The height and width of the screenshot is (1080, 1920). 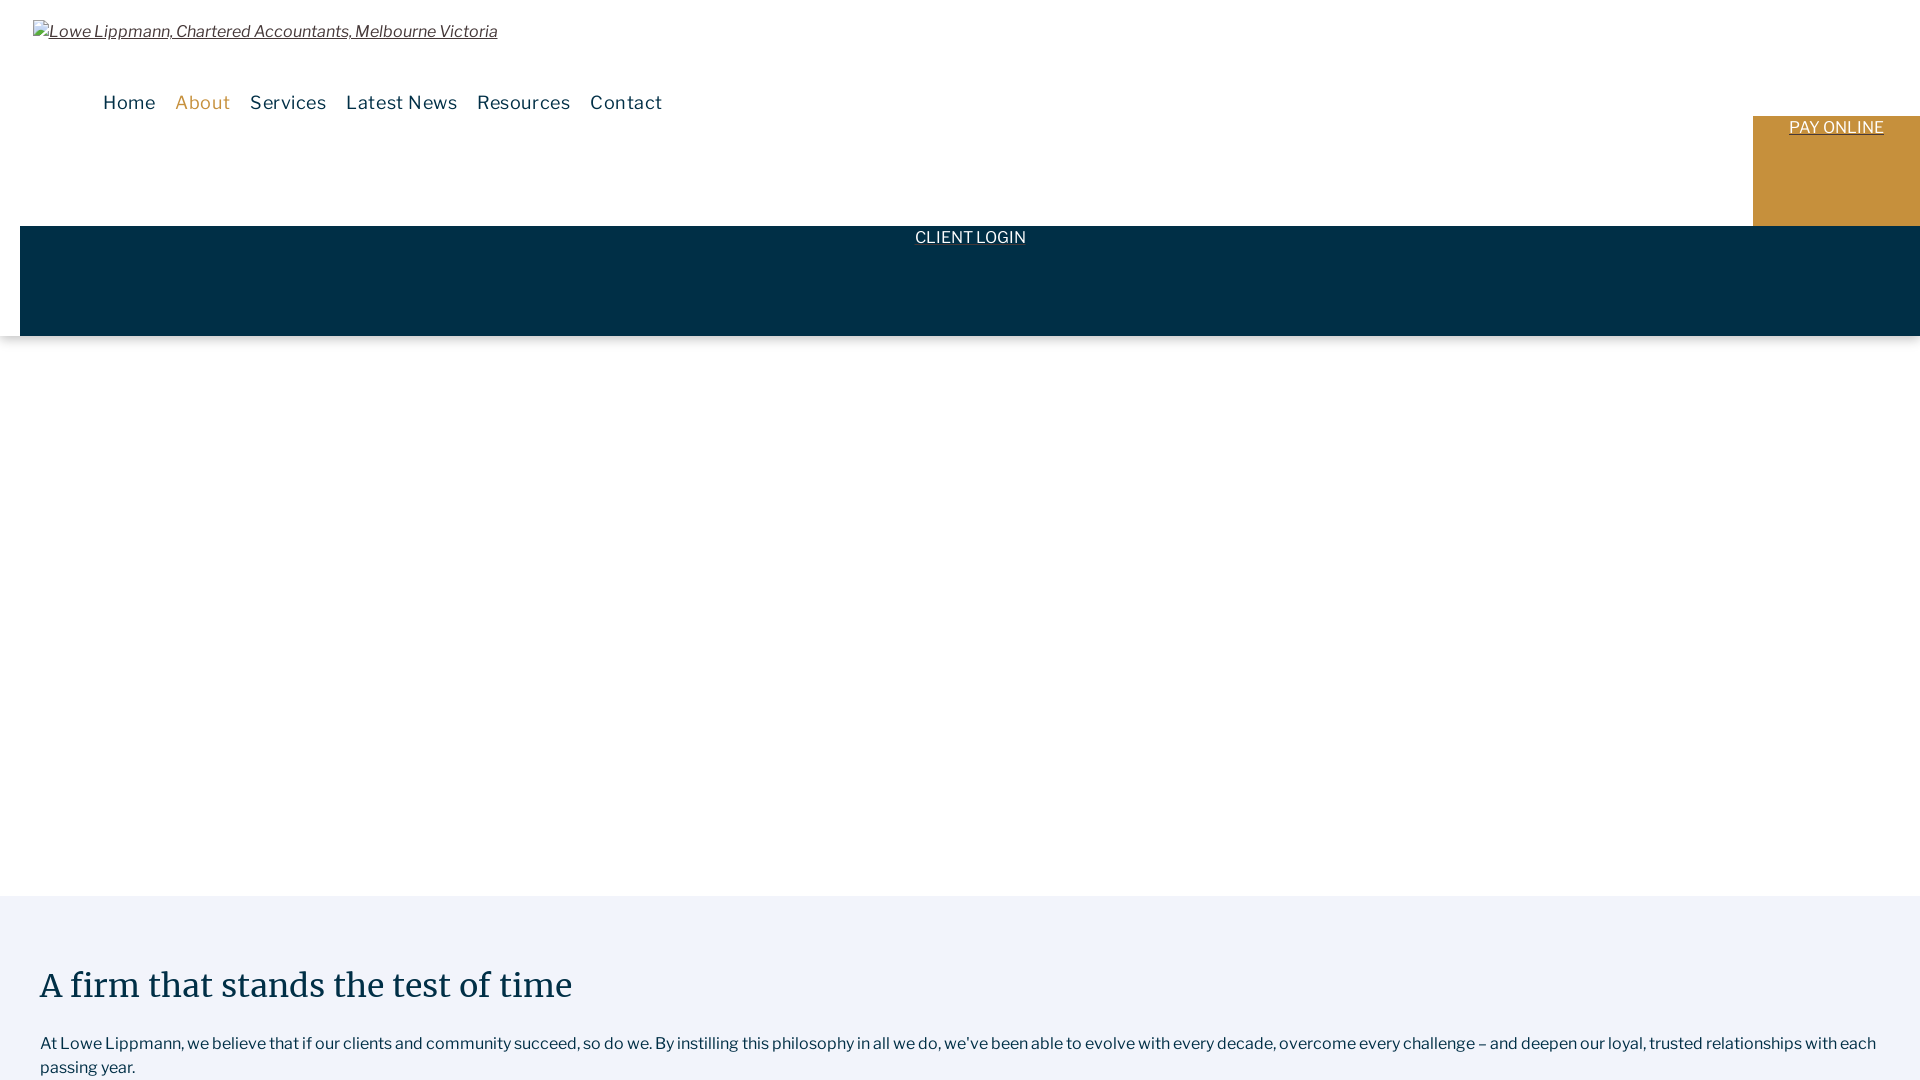 What do you see at coordinates (128, 102) in the screenshot?
I see `'Home'` at bounding box center [128, 102].